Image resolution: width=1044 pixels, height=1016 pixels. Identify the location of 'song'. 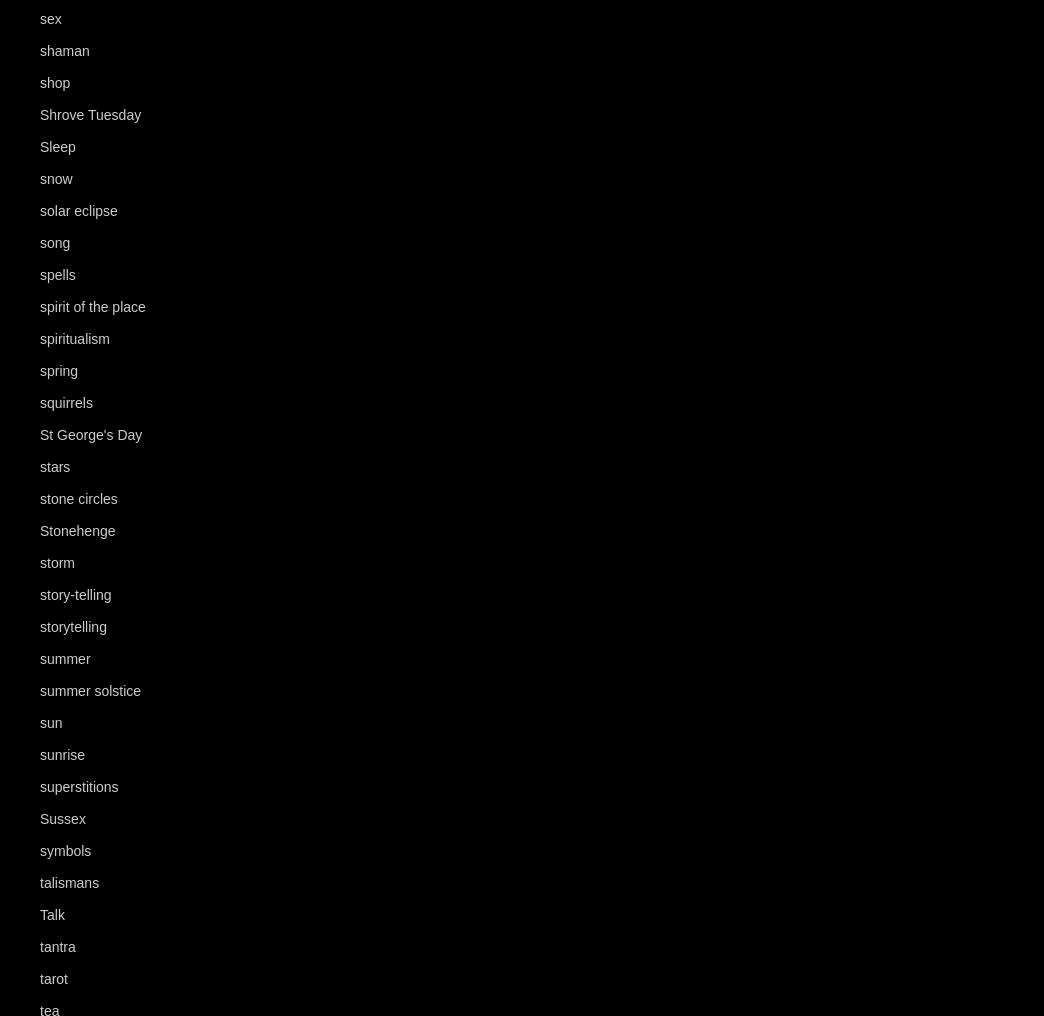
(54, 243).